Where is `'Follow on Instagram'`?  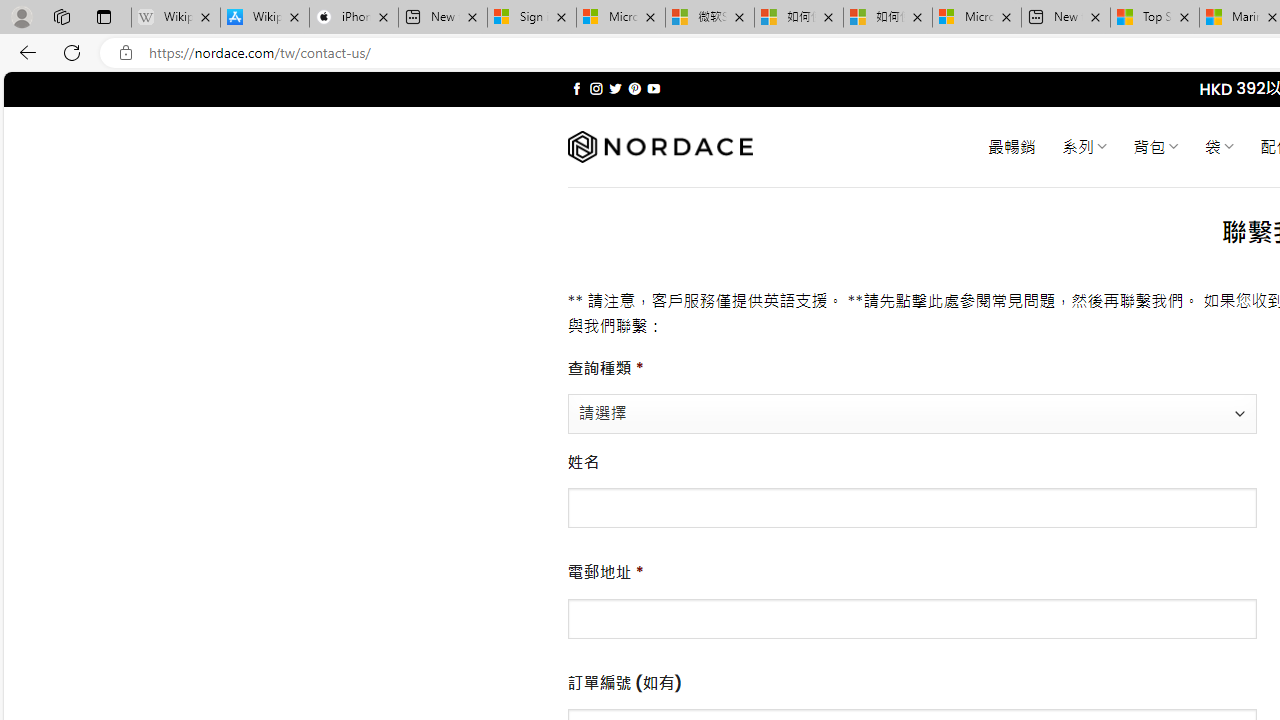 'Follow on Instagram' is located at coordinates (595, 88).